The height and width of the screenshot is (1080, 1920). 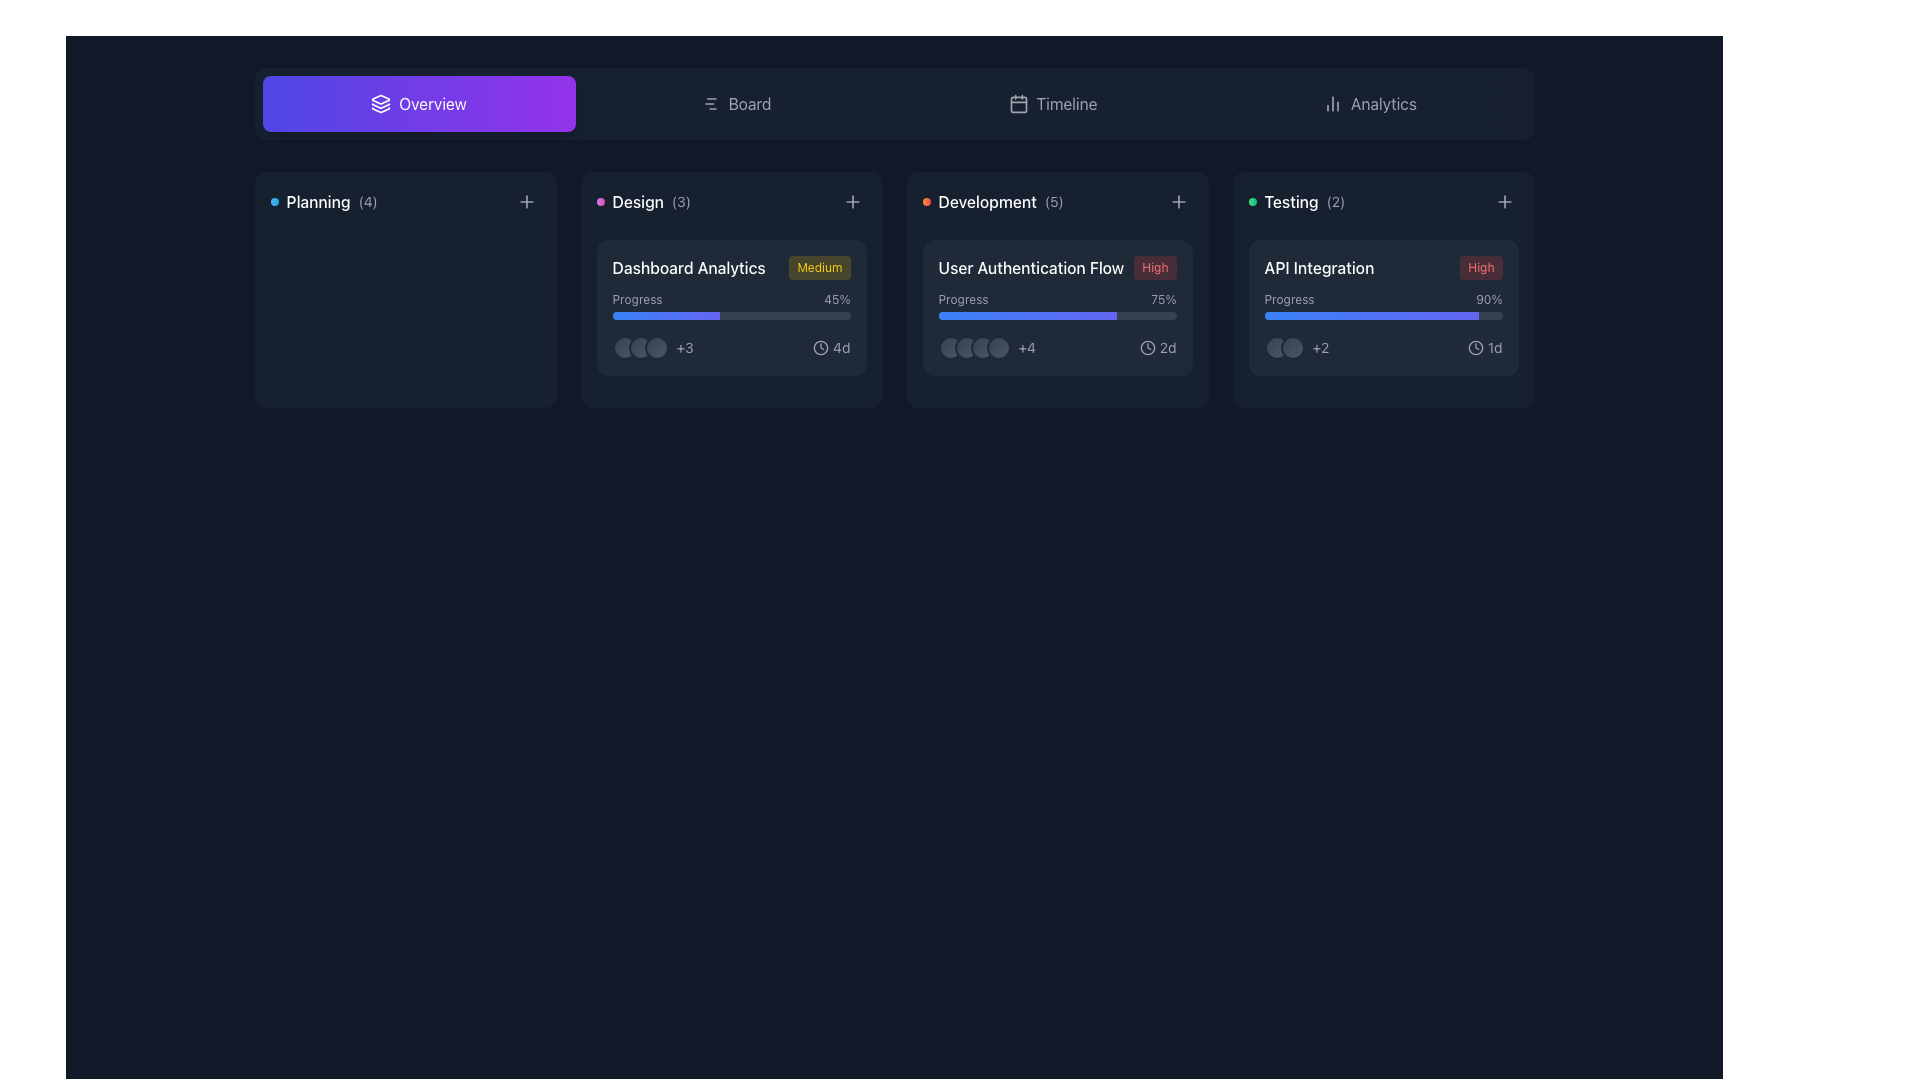 What do you see at coordinates (1382, 305) in the screenshot?
I see `the progress bar element labeled 'Progress' that displays '90%' completion, located in the 'API Integration' card with 'High' priority` at bounding box center [1382, 305].